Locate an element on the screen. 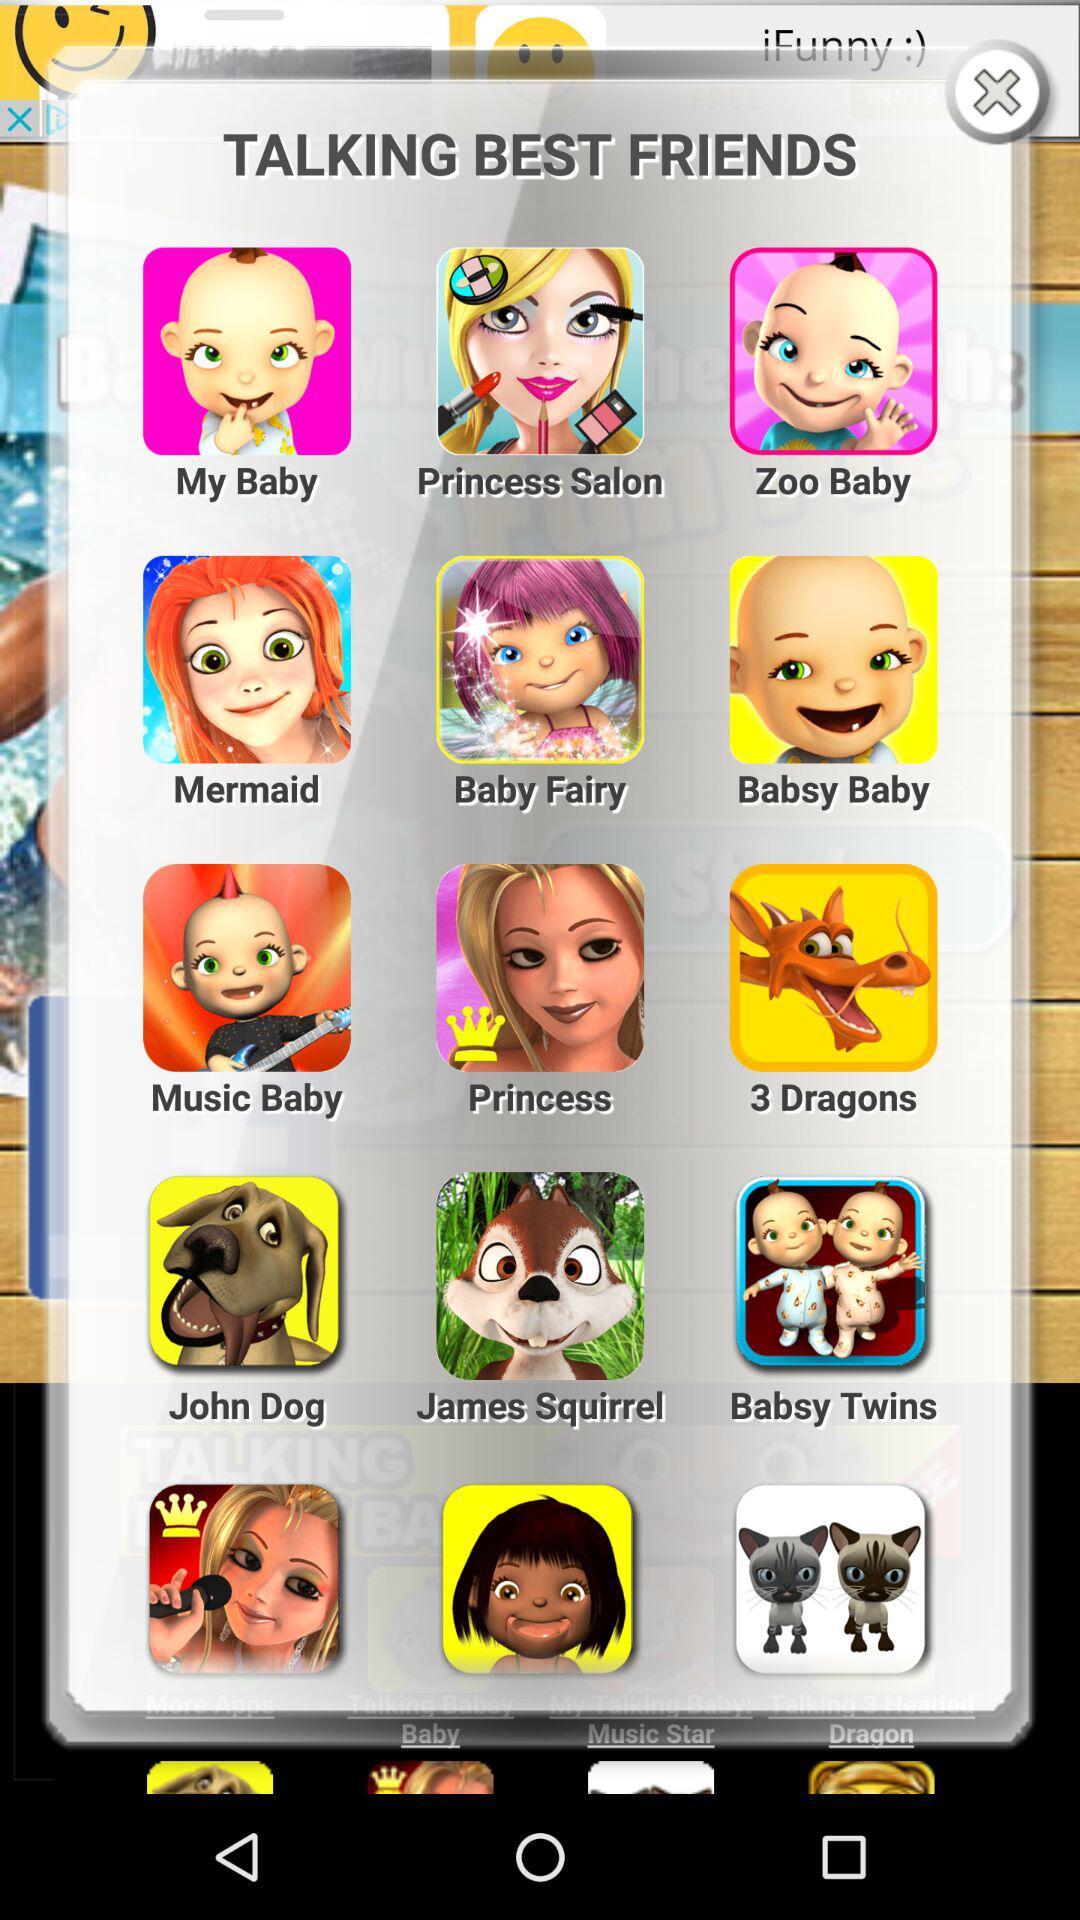 The image size is (1080, 1920). the close icon is located at coordinates (1001, 100).